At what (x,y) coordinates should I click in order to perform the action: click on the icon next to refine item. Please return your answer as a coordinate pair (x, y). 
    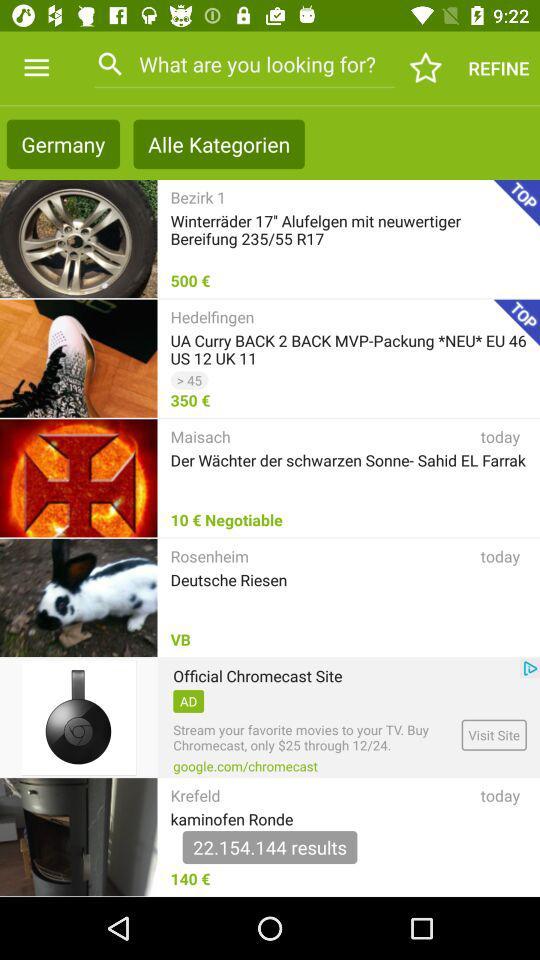
    Looking at the image, I should click on (425, 68).